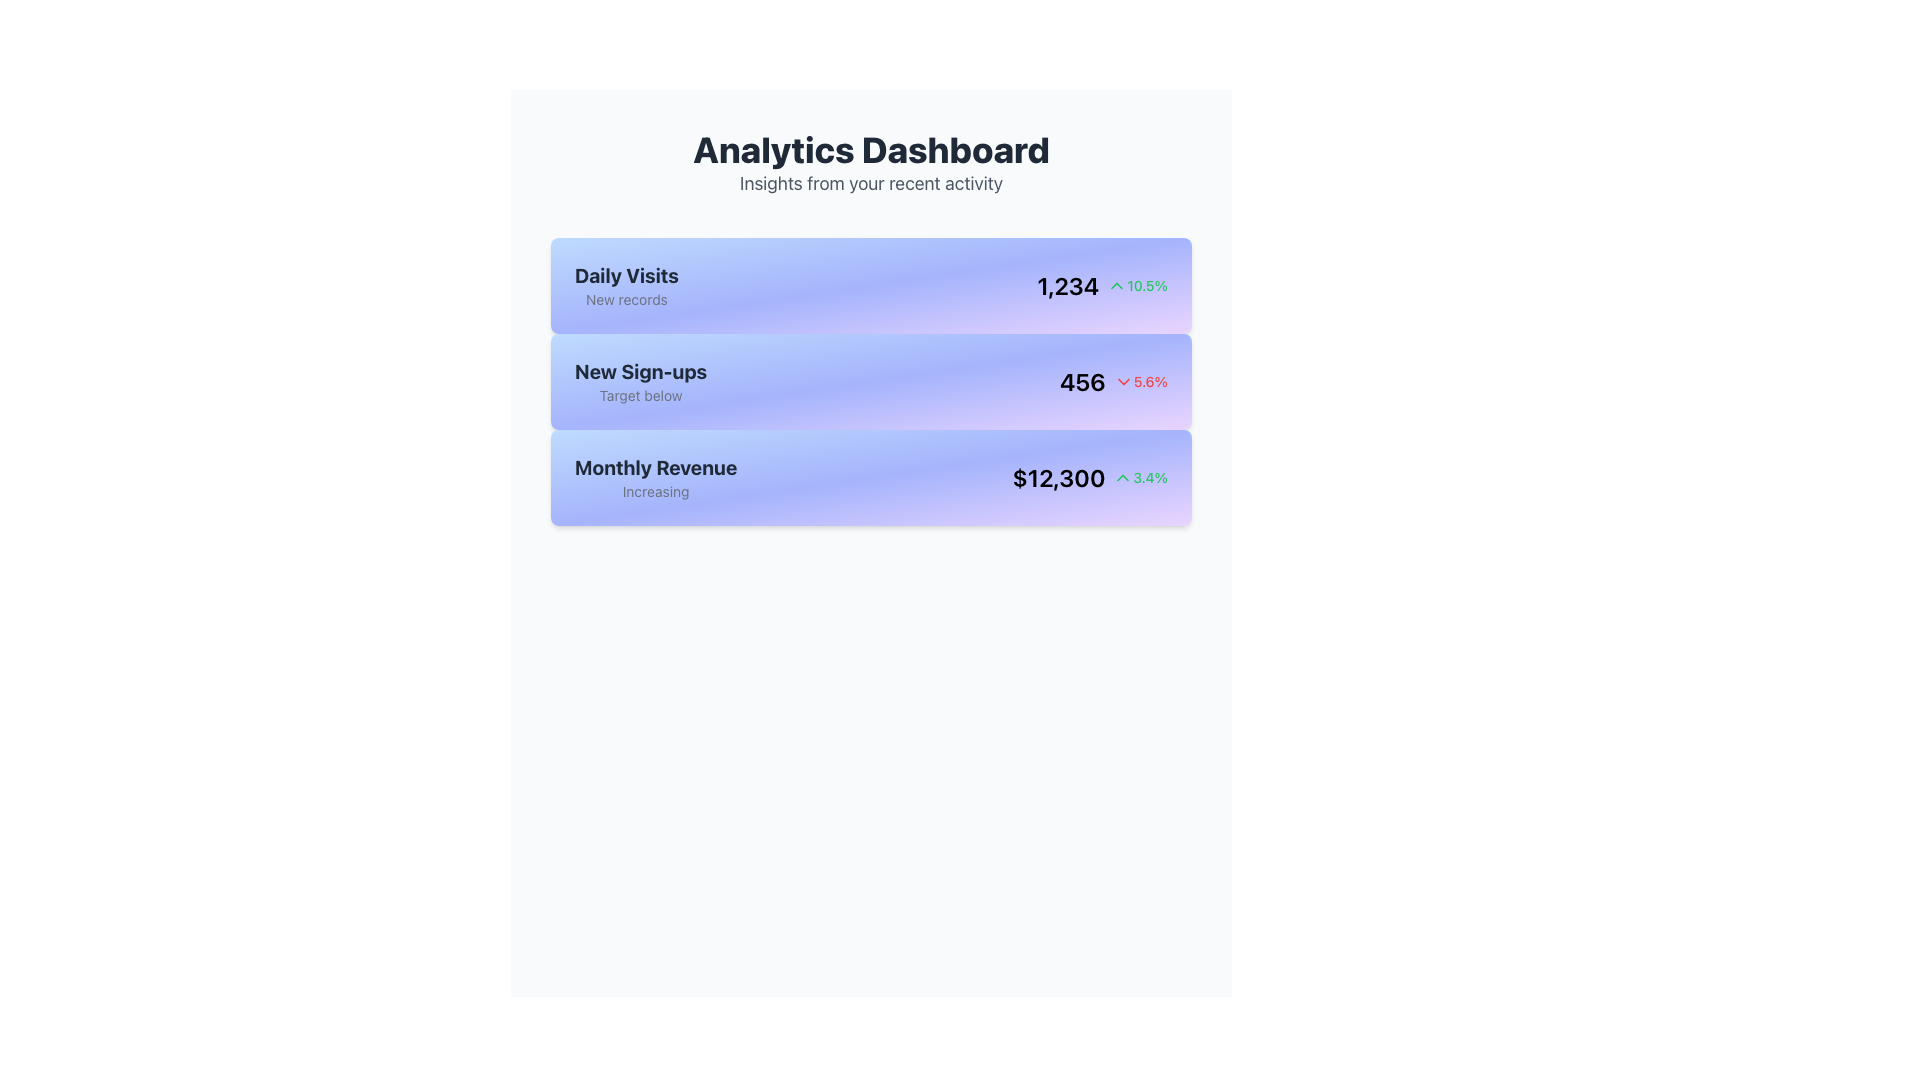  Describe the element at coordinates (1150, 381) in the screenshot. I see `value displayed as '5.6%' in red text, located in the second section of the analytics dashboard next to the downward arrow icon` at that location.